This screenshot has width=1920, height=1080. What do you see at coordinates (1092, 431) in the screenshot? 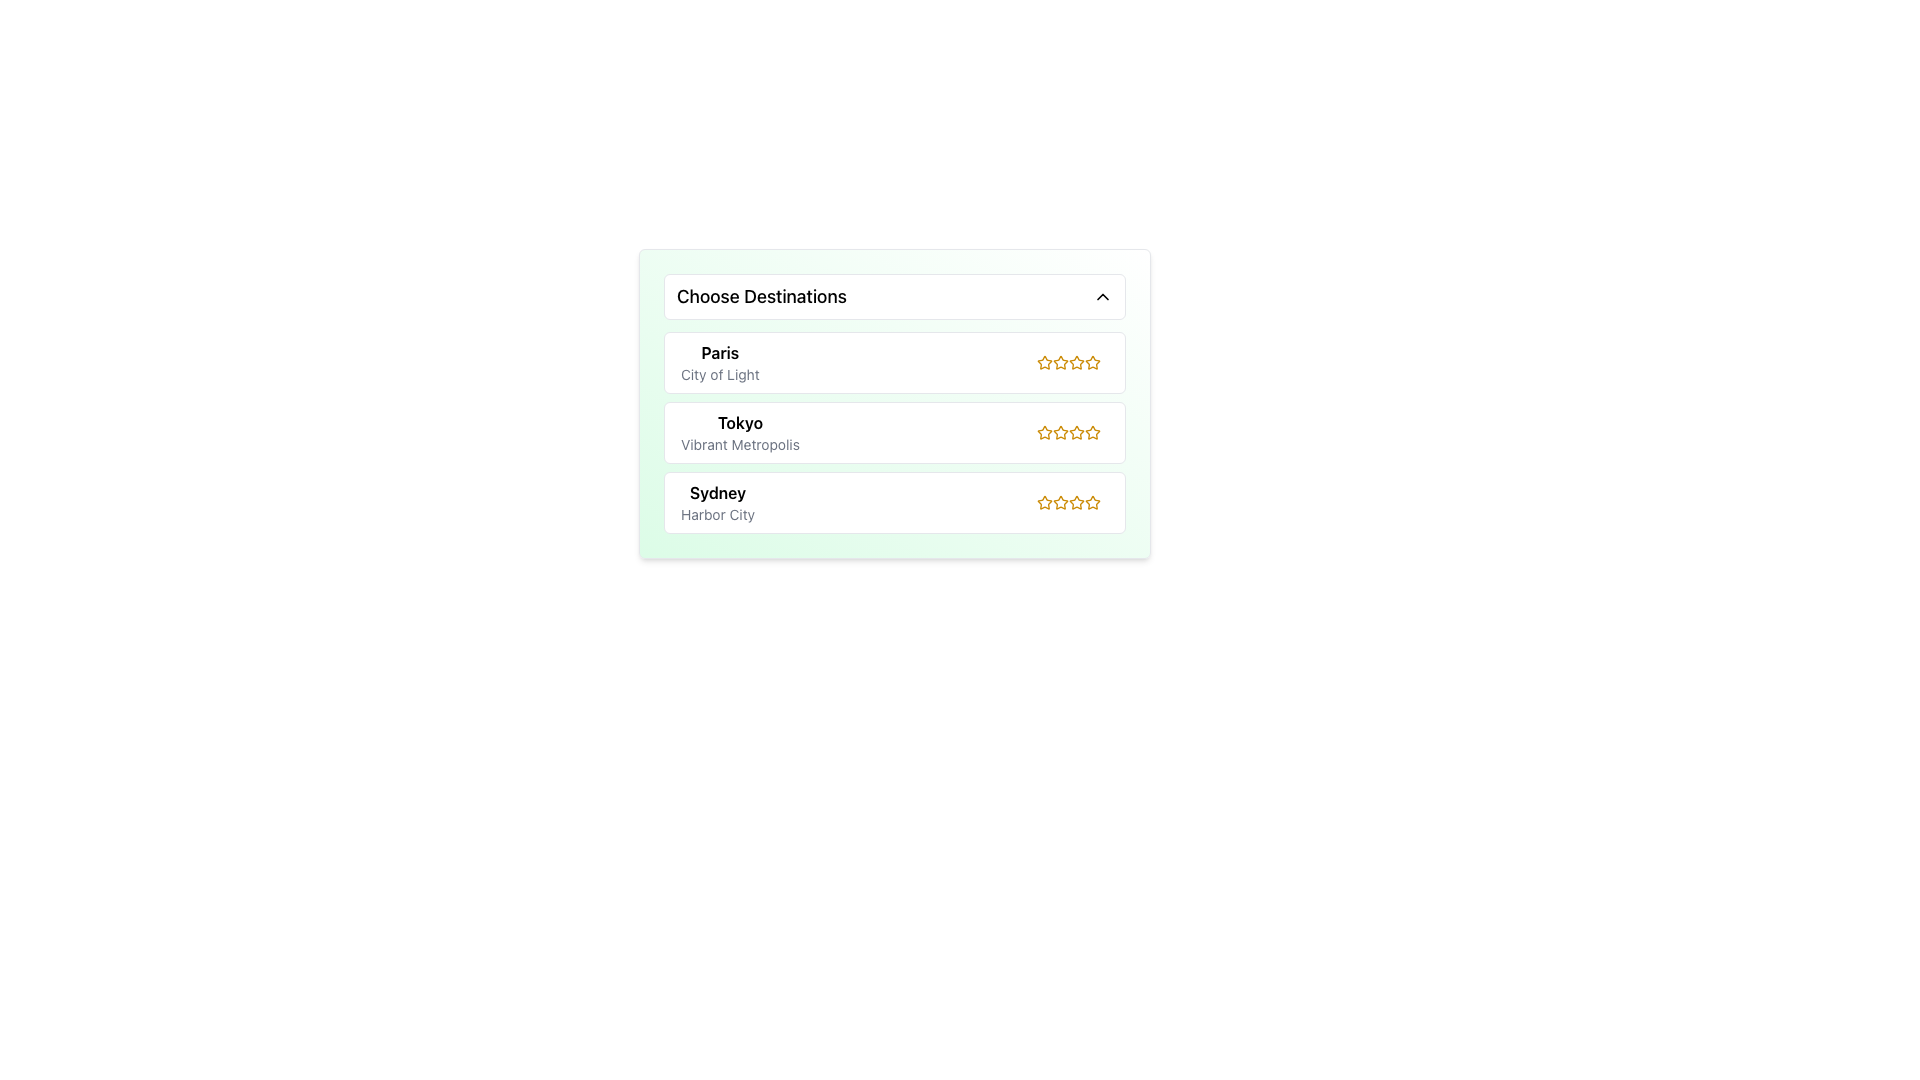
I see `the fifth star-shaped SVG icon with a yellow stroke color in the rating star group for the 'Tokyo' destination to set the rating to five stars` at bounding box center [1092, 431].